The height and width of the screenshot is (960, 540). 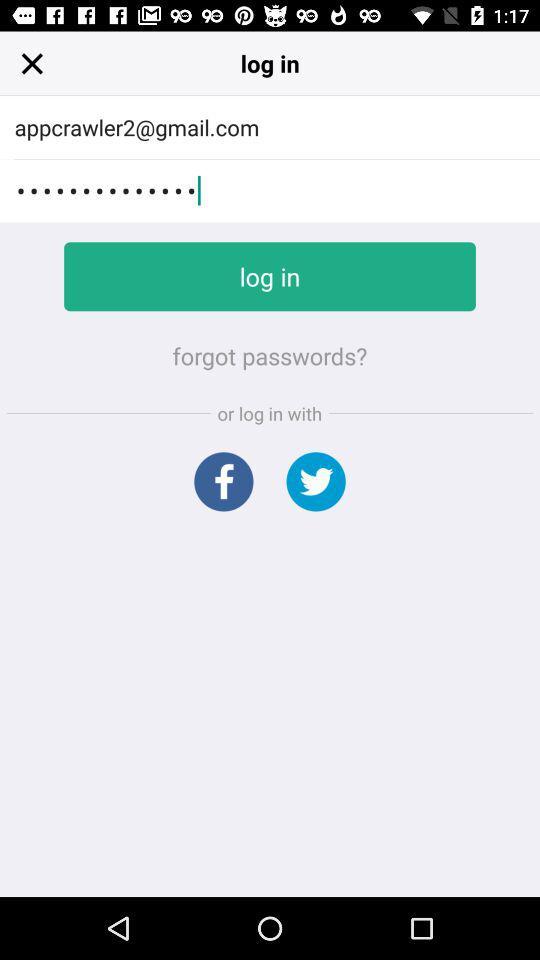 What do you see at coordinates (222, 480) in the screenshot?
I see `open facebook` at bounding box center [222, 480].